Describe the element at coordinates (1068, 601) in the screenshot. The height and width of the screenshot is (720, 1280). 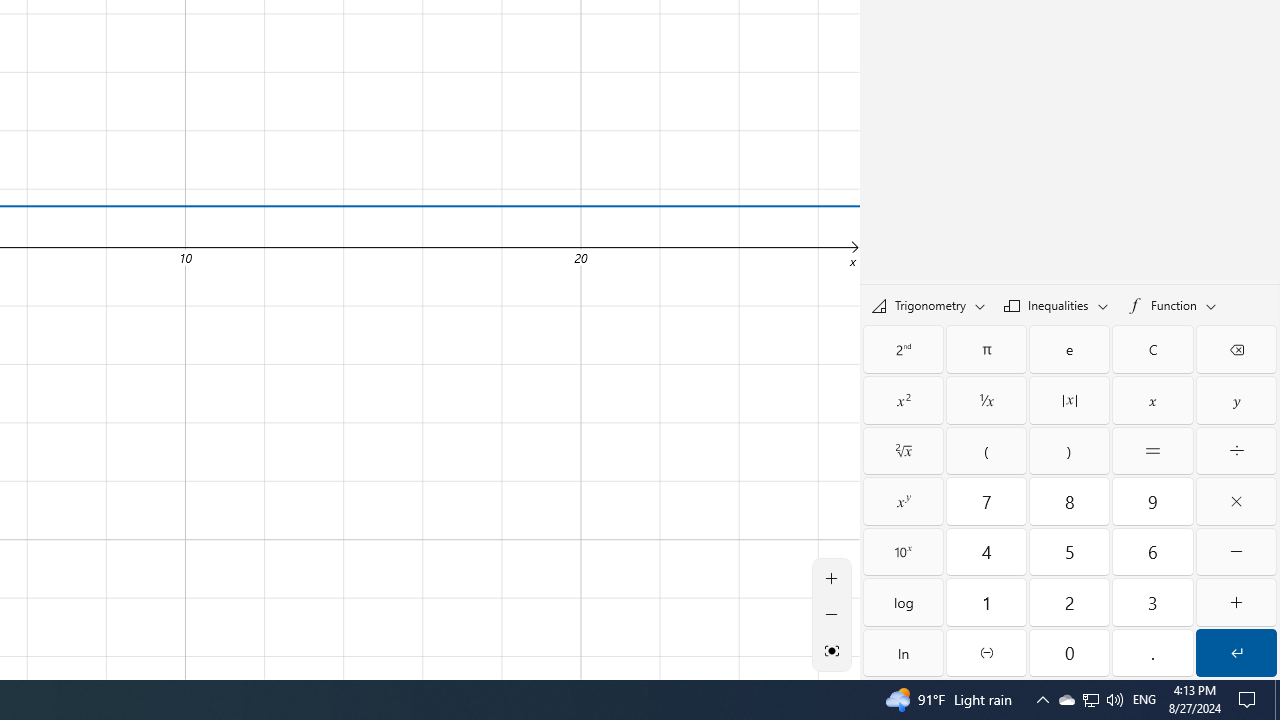
I see `'Two'` at that location.